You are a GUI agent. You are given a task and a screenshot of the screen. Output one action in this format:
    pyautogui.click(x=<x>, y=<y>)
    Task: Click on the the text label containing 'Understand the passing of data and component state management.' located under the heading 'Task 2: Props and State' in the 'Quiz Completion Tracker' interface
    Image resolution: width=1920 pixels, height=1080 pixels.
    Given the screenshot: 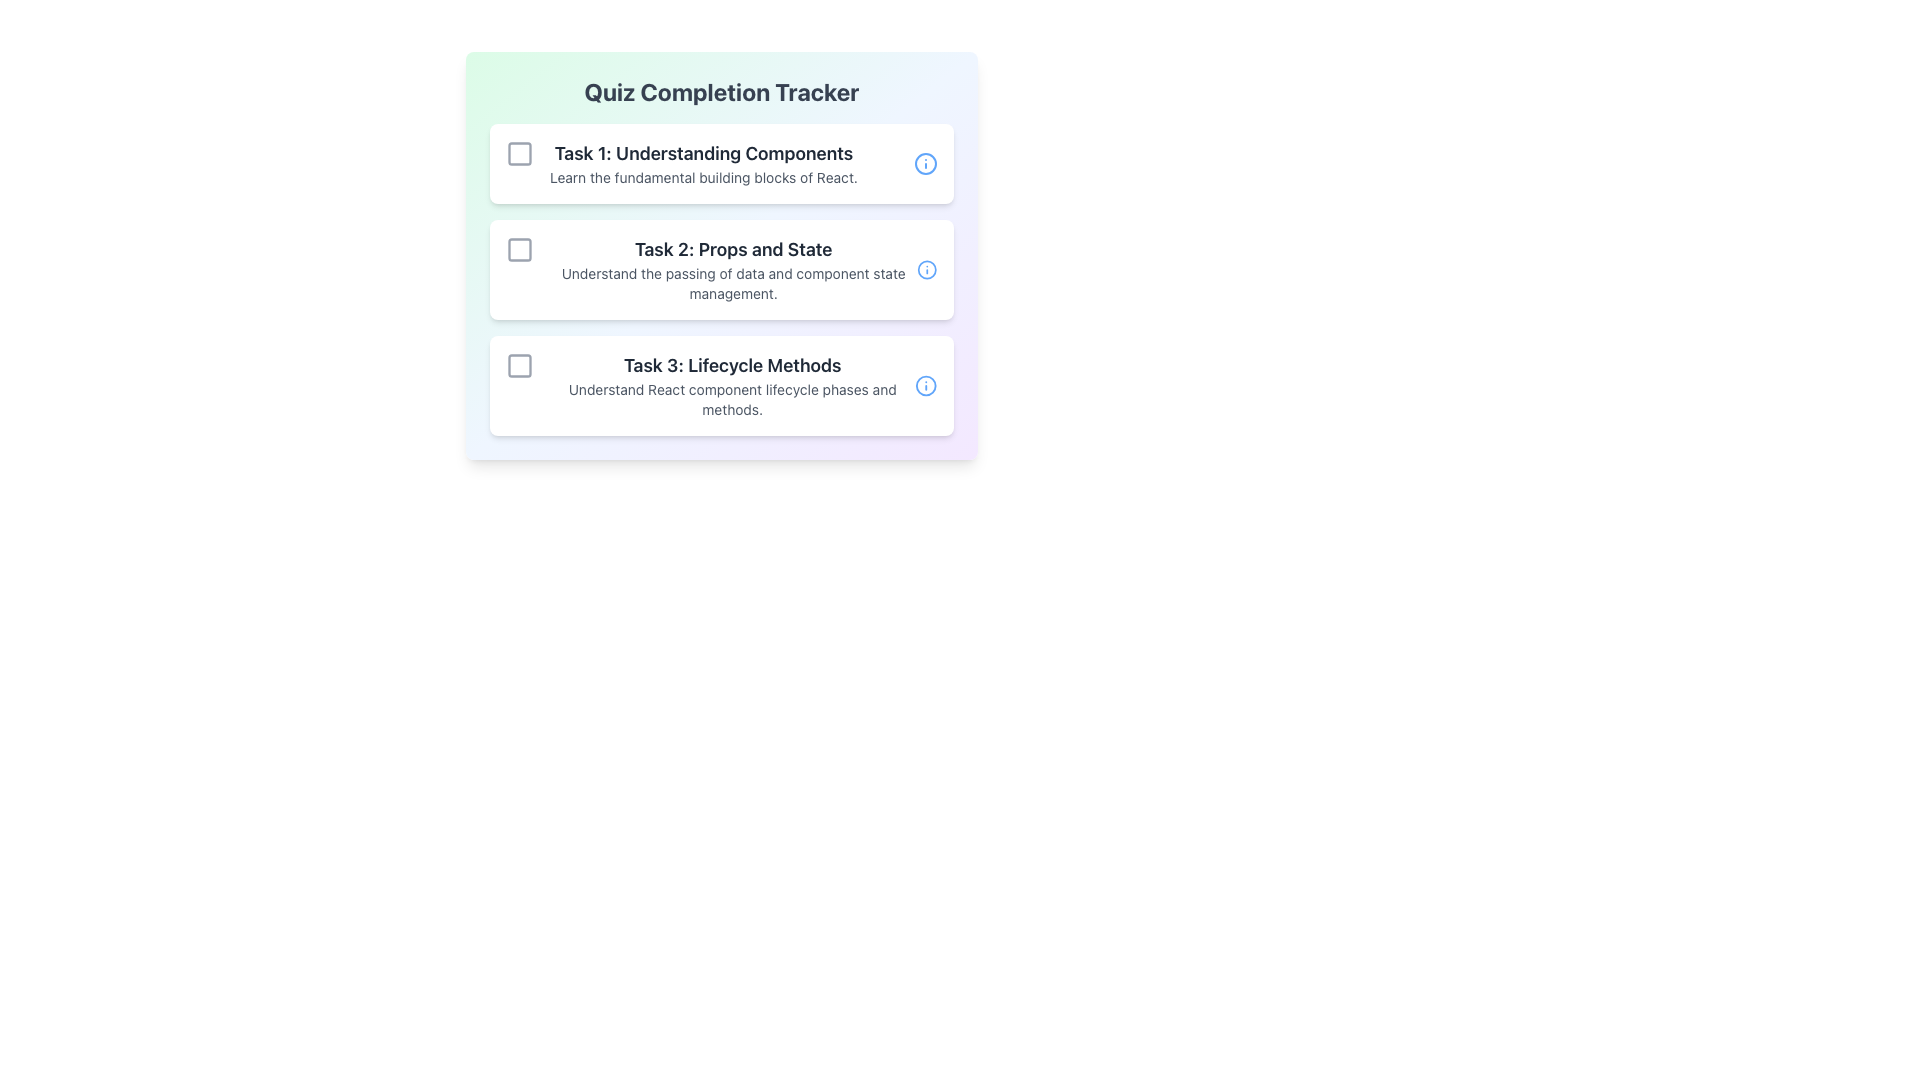 What is the action you would take?
    pyautogui.click(x=732, y=284)
    